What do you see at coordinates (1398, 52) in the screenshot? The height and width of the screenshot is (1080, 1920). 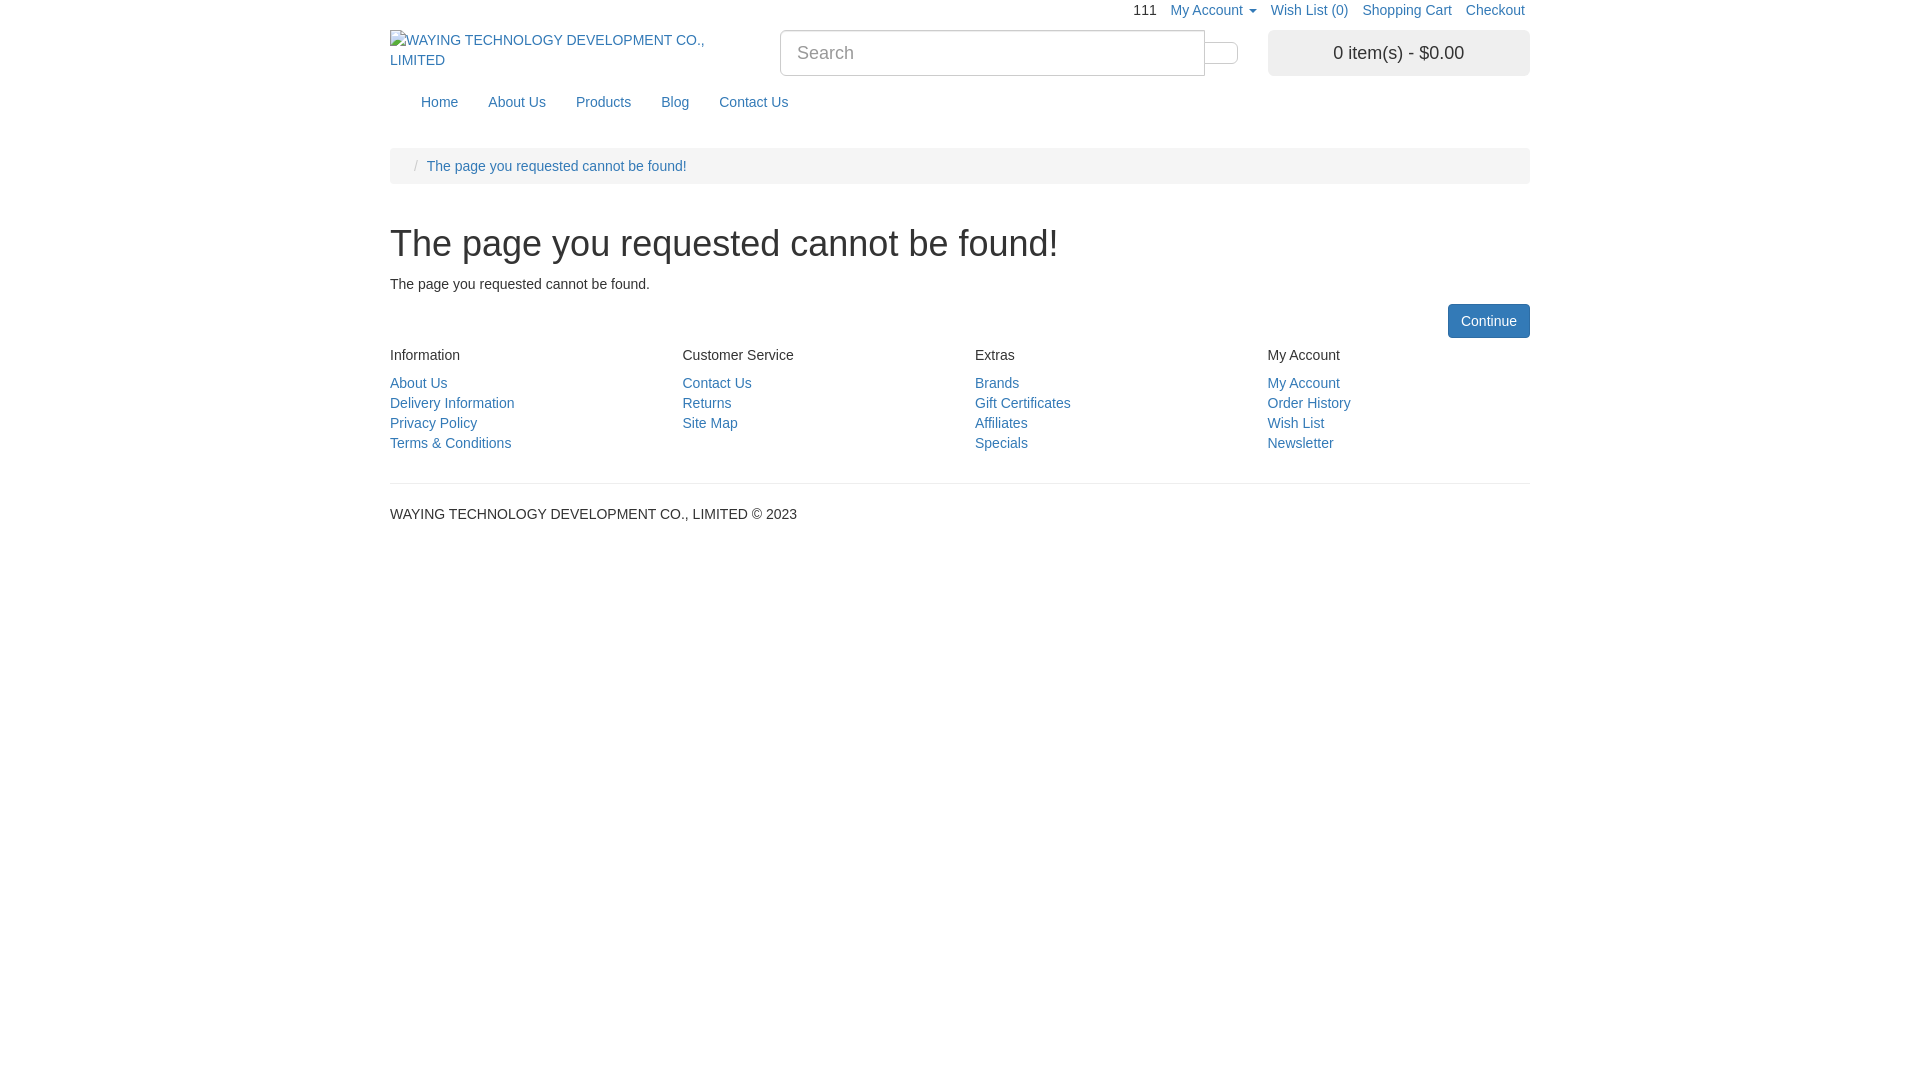 I see `'0 item(s) - $0.00'` at bounding box center [1398, 52].